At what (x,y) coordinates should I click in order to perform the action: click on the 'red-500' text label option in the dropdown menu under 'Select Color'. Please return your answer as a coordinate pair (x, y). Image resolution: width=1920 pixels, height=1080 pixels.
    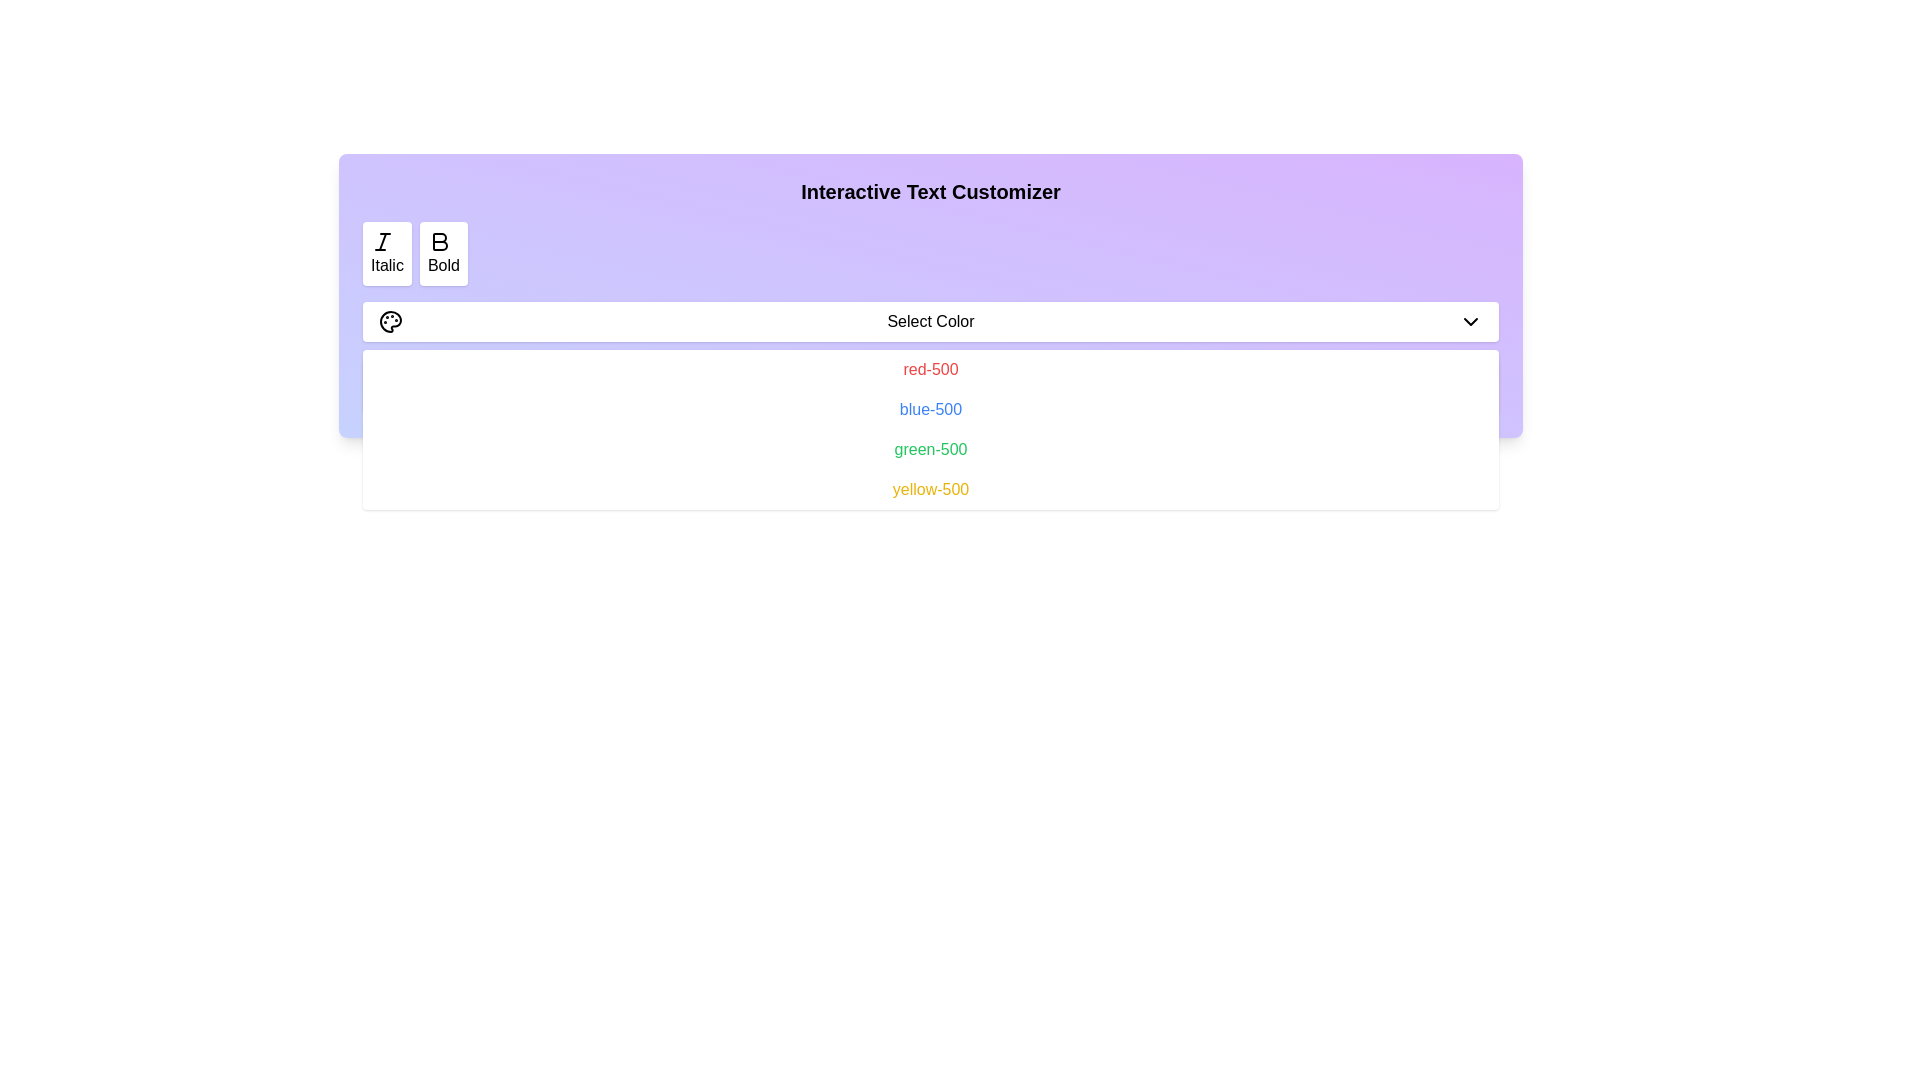
    Looking at the image, I should click on (930, 369).